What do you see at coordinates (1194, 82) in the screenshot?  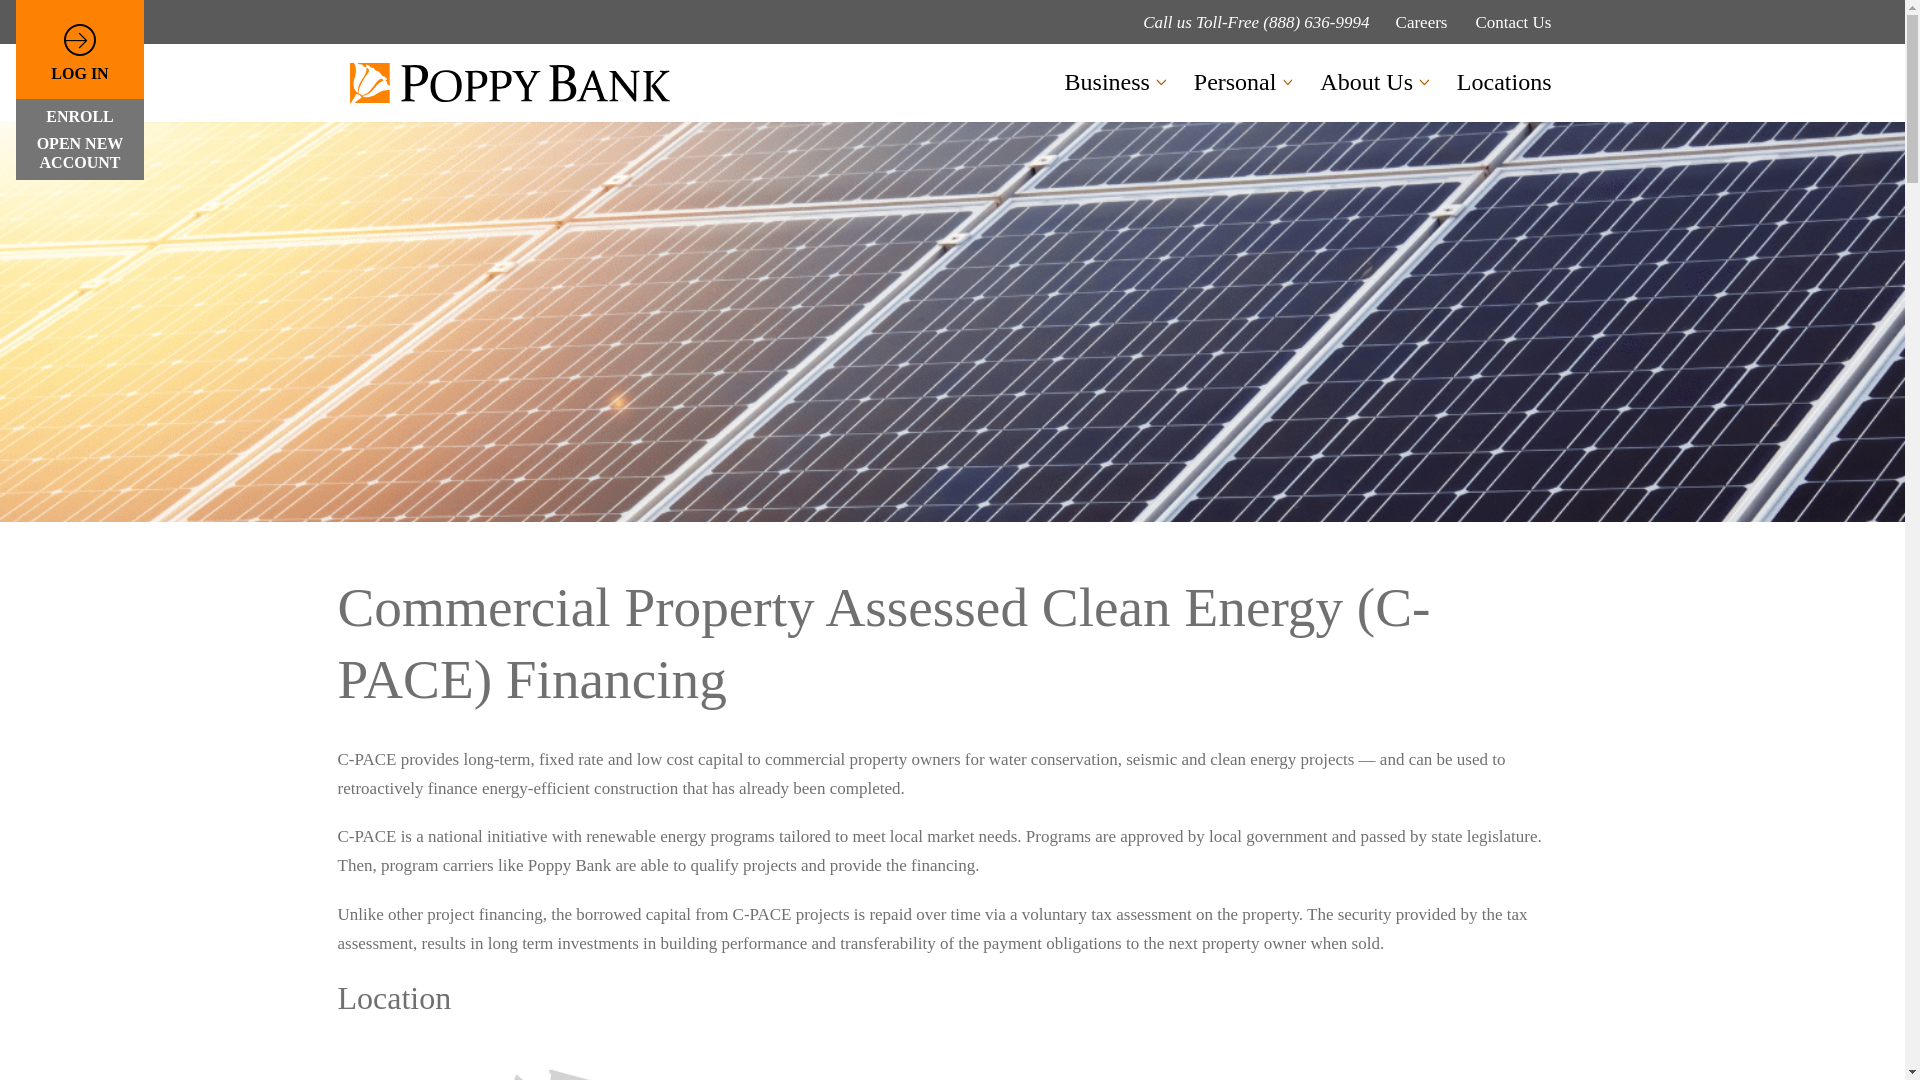 I see `'Personal'` at bounding box center [1194, 82].